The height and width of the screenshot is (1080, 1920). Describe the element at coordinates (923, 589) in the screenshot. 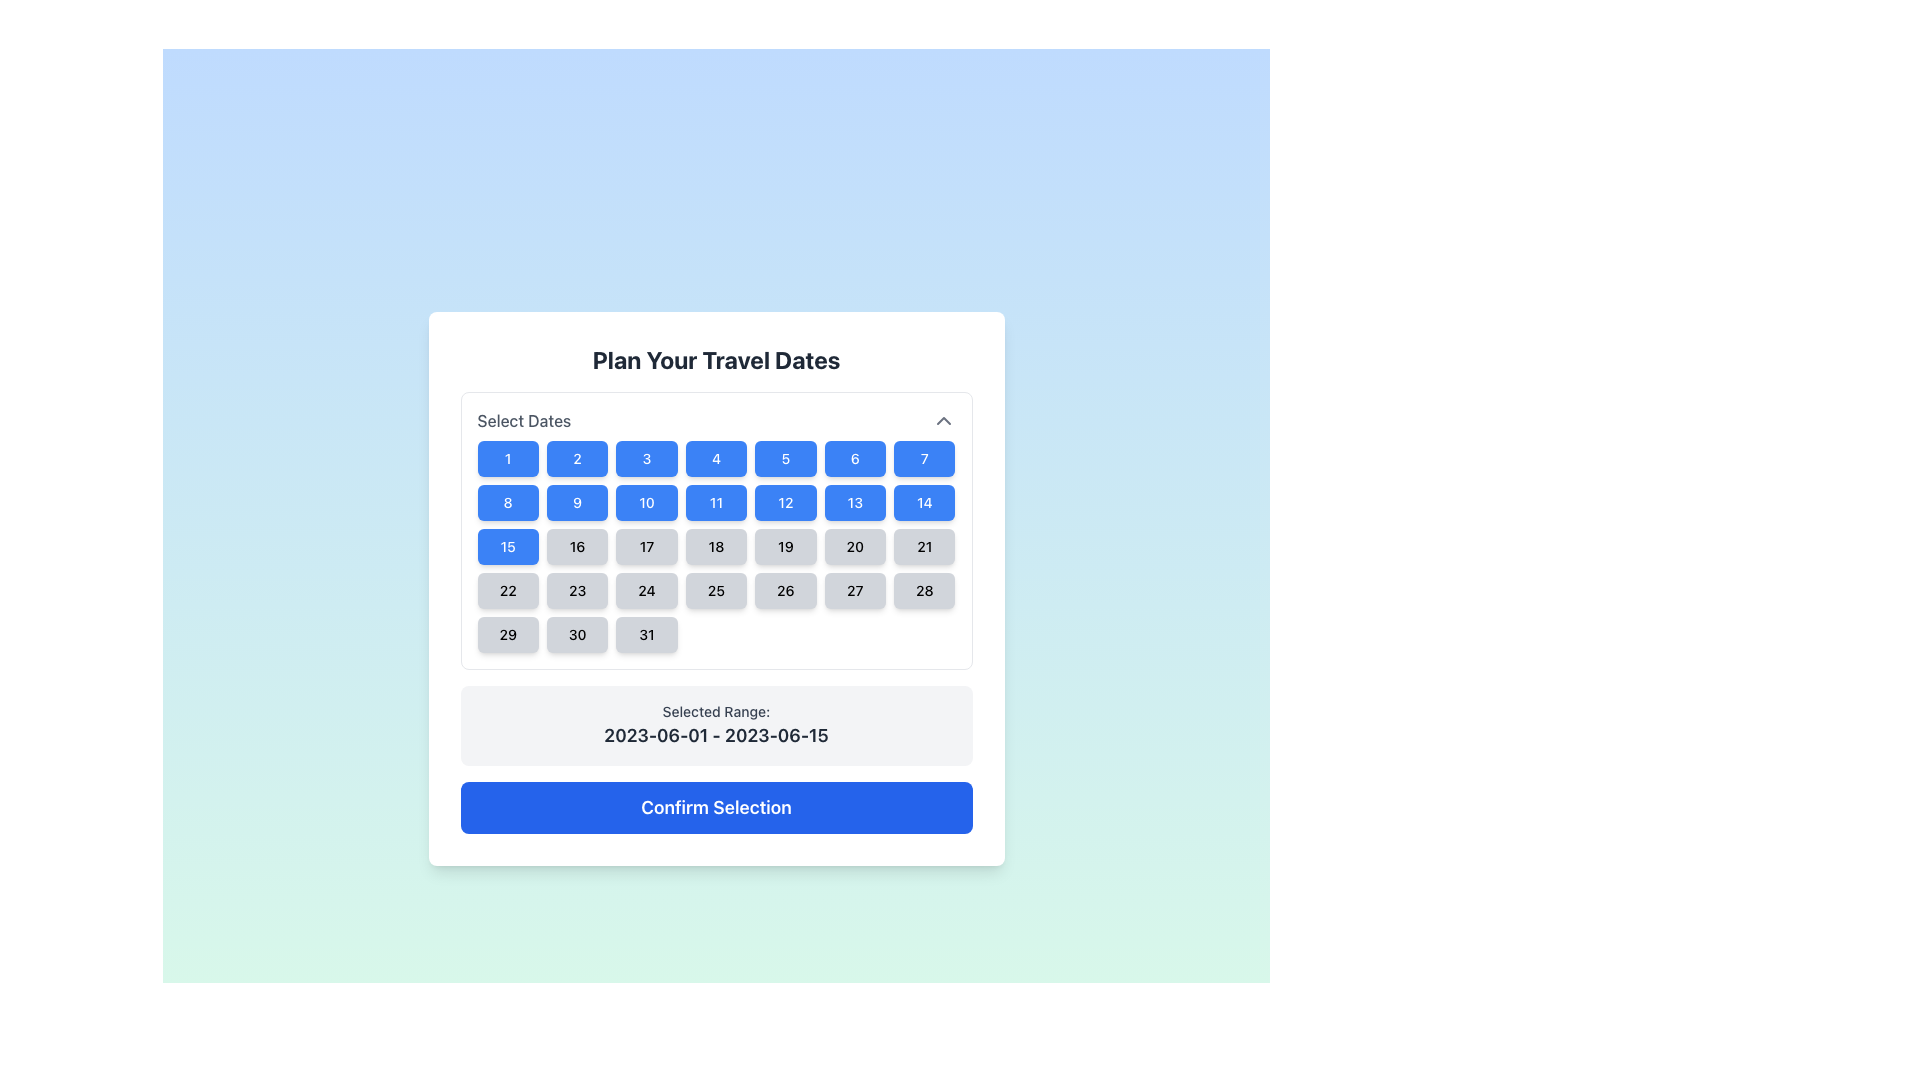

I see `the selectable date button representing the date 28 in the calendar interface` at that location.